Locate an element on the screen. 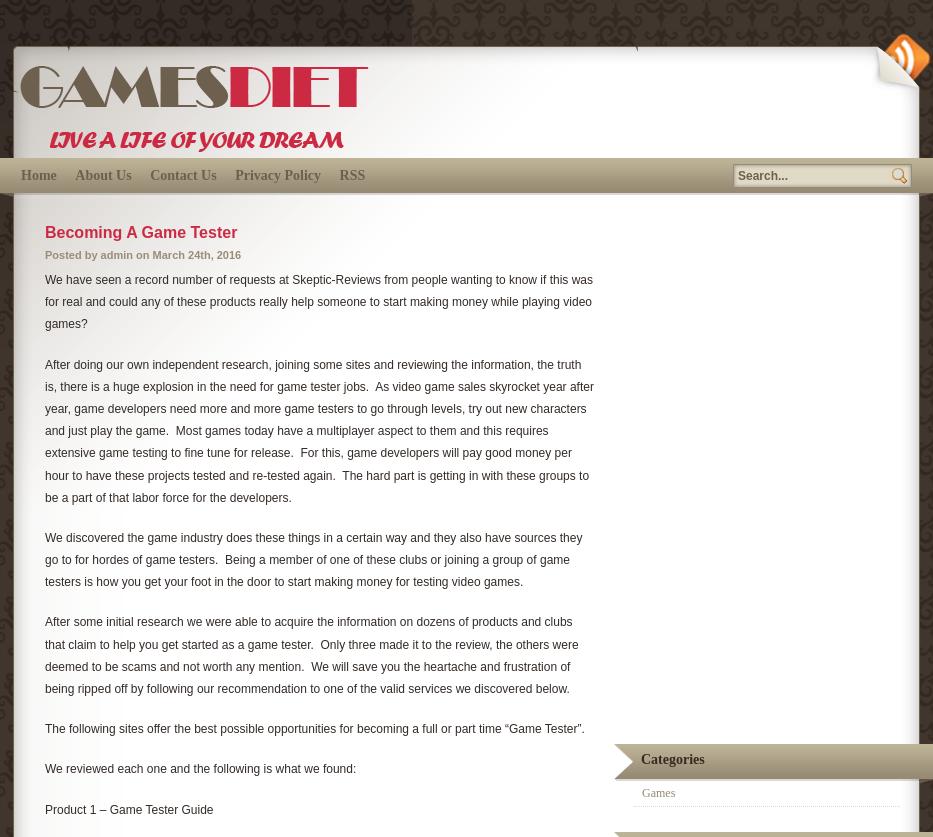  'After doing our own independent research, joining some sites and reviewing the information, the truth is, there is a huge explosion in the need for game tester jobs.  As video game sales skyrocket year after year, game developers need more and more game testers to go through levels, try out new characters and just play the game.  Most games today have a multiplayer aspect to them and this requires extensive game testing to fine tune for release.  For this, game developers will pay good money per hour to have these projects tested and re-tested again.  The hard part is getting in with these groups to be a part of that labor force for the developers.' is located at coordinates (317, 429).